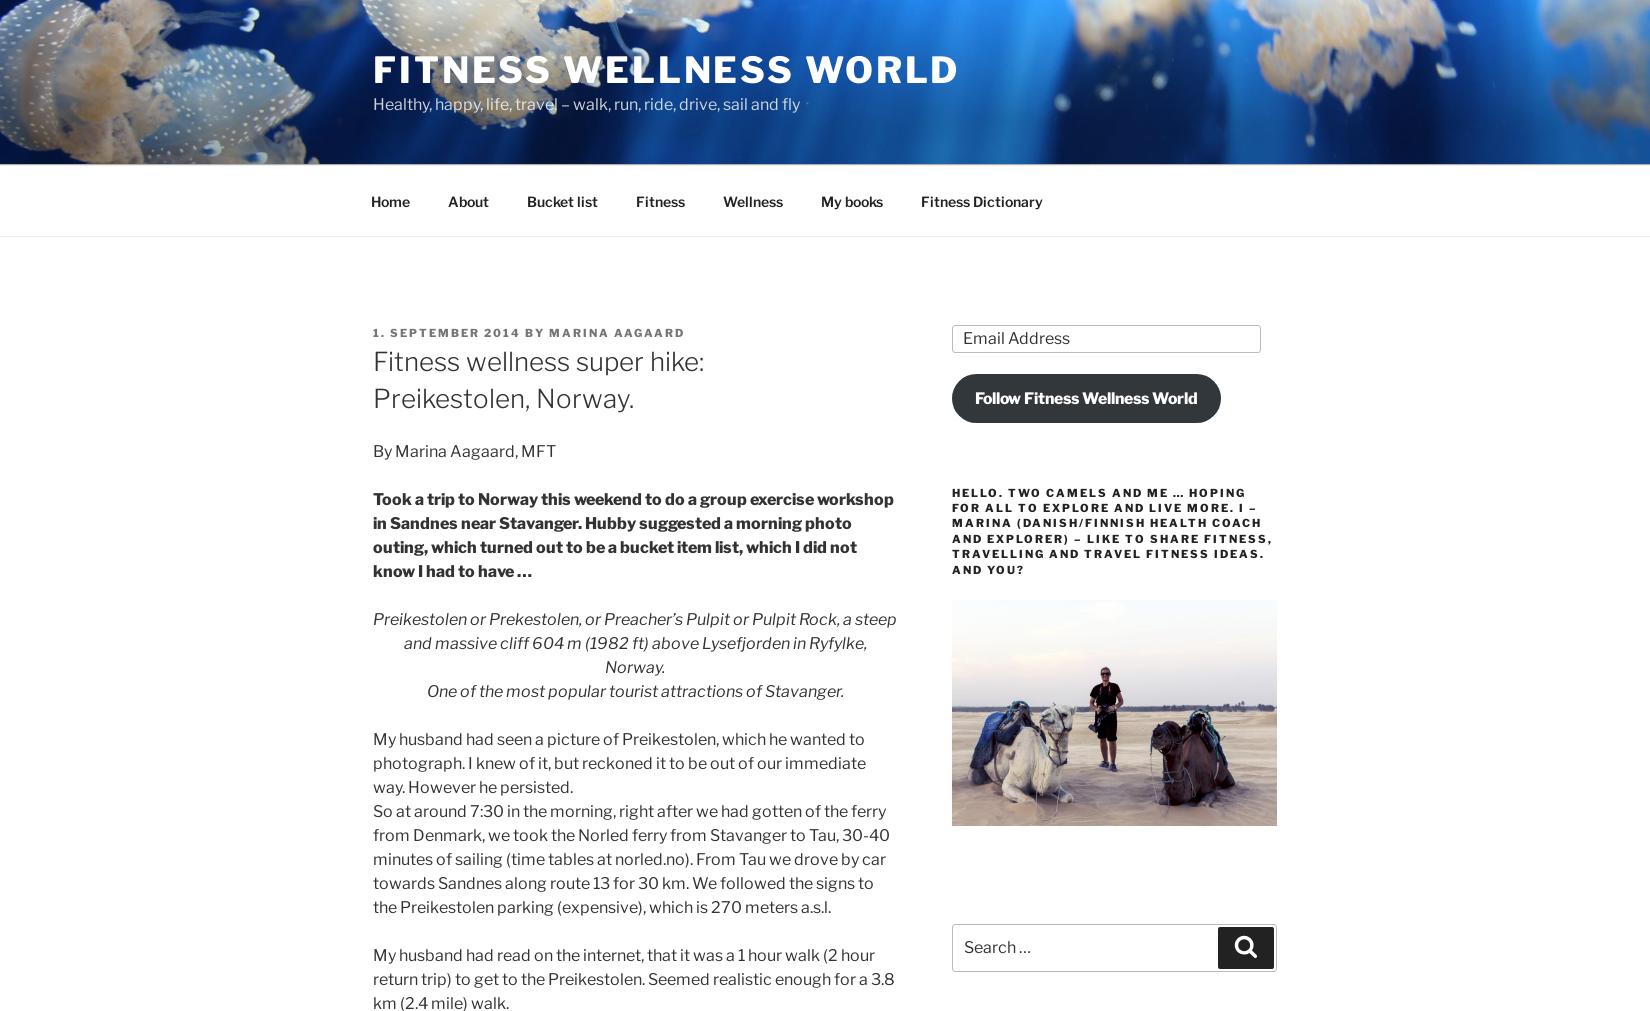 This screenshot has width=1650, height=1011. What do you see at coordinates (751, 200) in the screenshot?
I see `'Wellness'` at bounding box center [751, 200].